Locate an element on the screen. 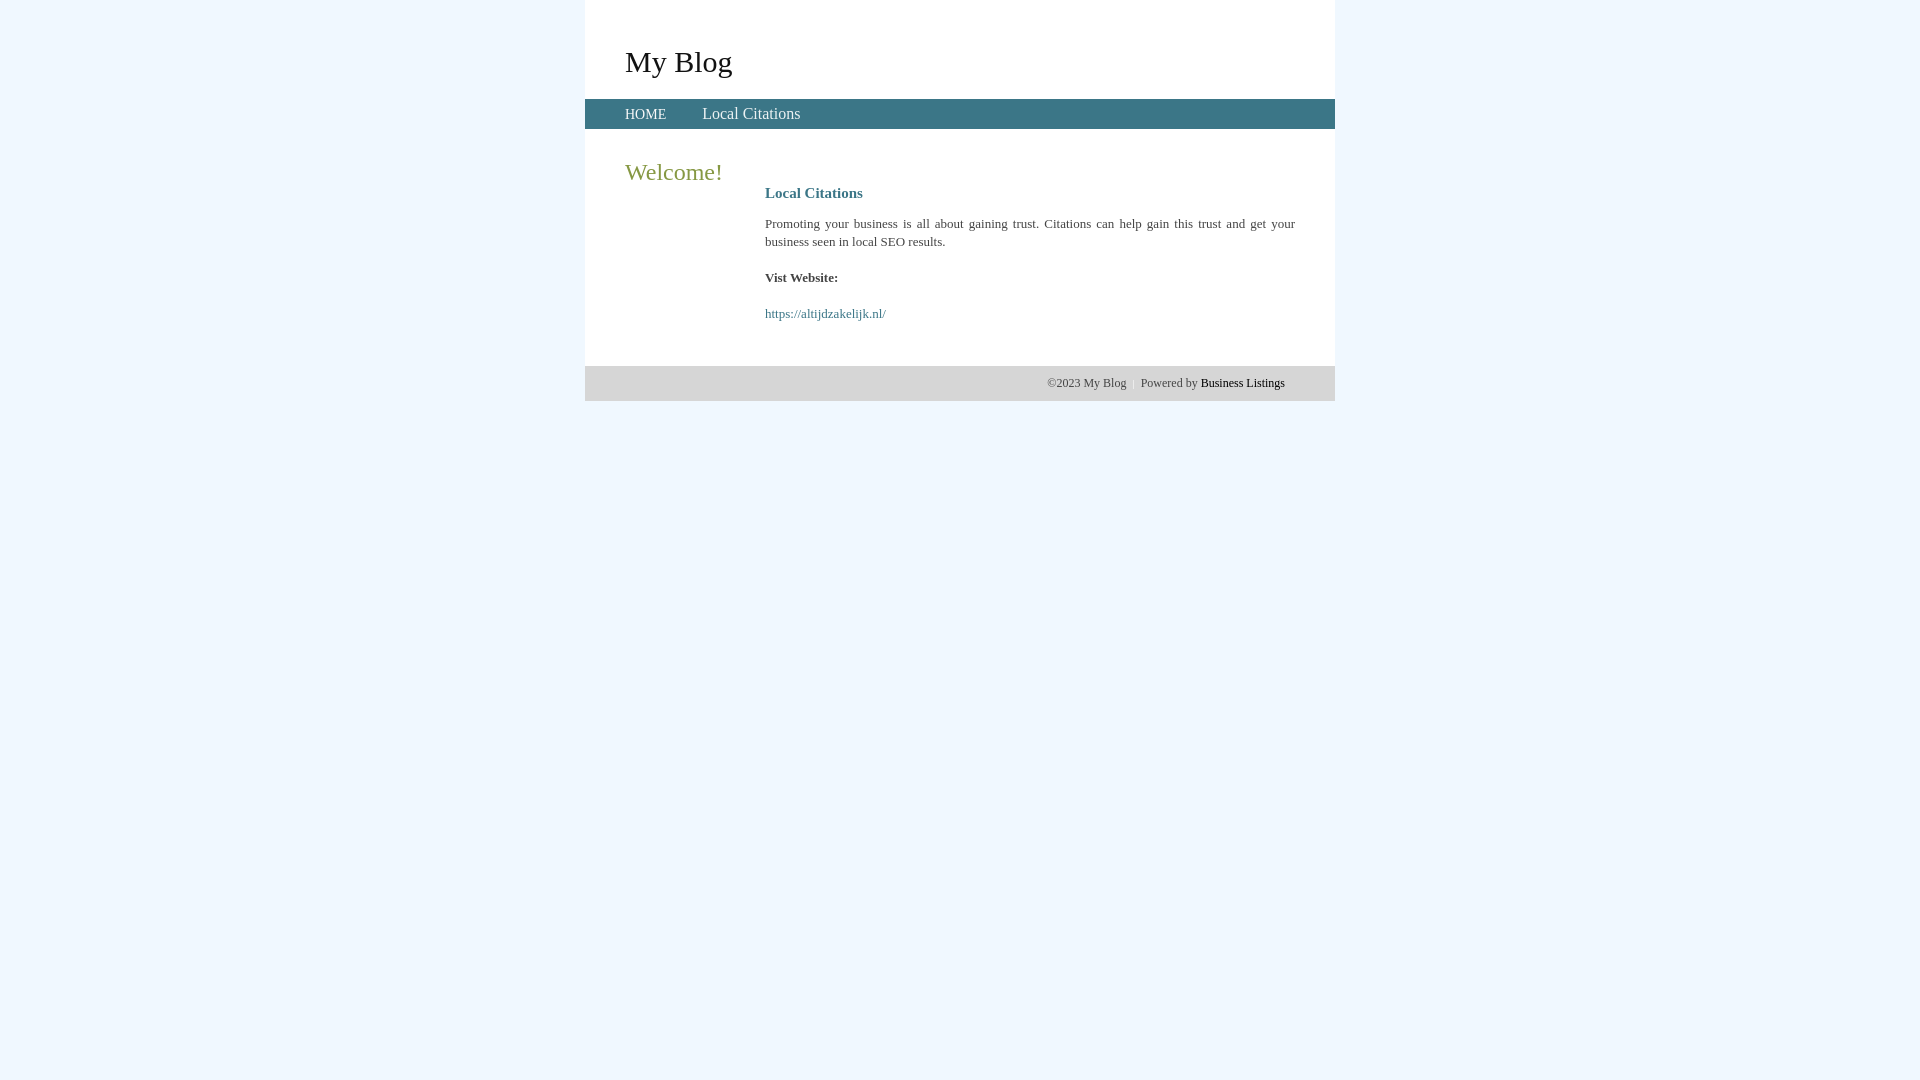  'HOME' is located at coordinates (645, 114).